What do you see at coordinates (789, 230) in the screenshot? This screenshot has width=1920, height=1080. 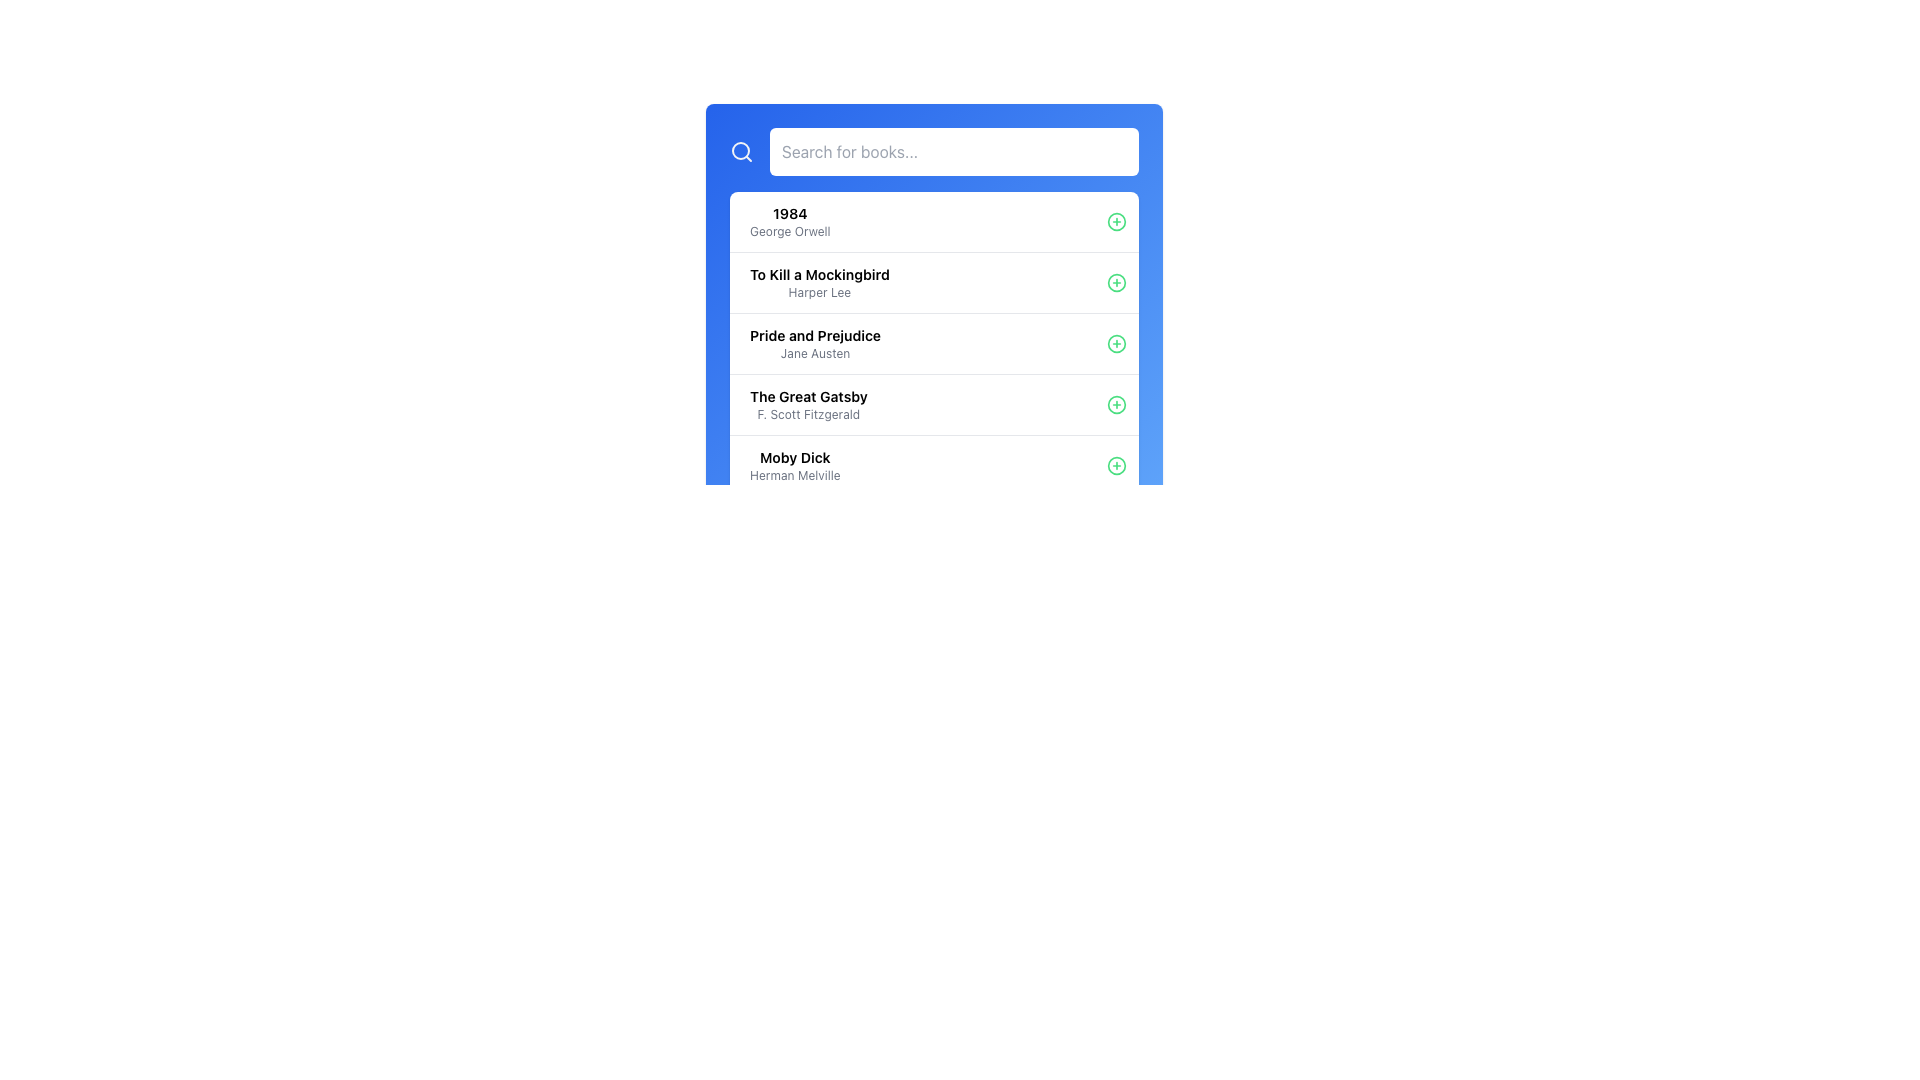 I see `the text label displaying 'George Orwell', which is located beneath the bold '1984' label in the upper left corner of the list` at bounding box center [789, 230].